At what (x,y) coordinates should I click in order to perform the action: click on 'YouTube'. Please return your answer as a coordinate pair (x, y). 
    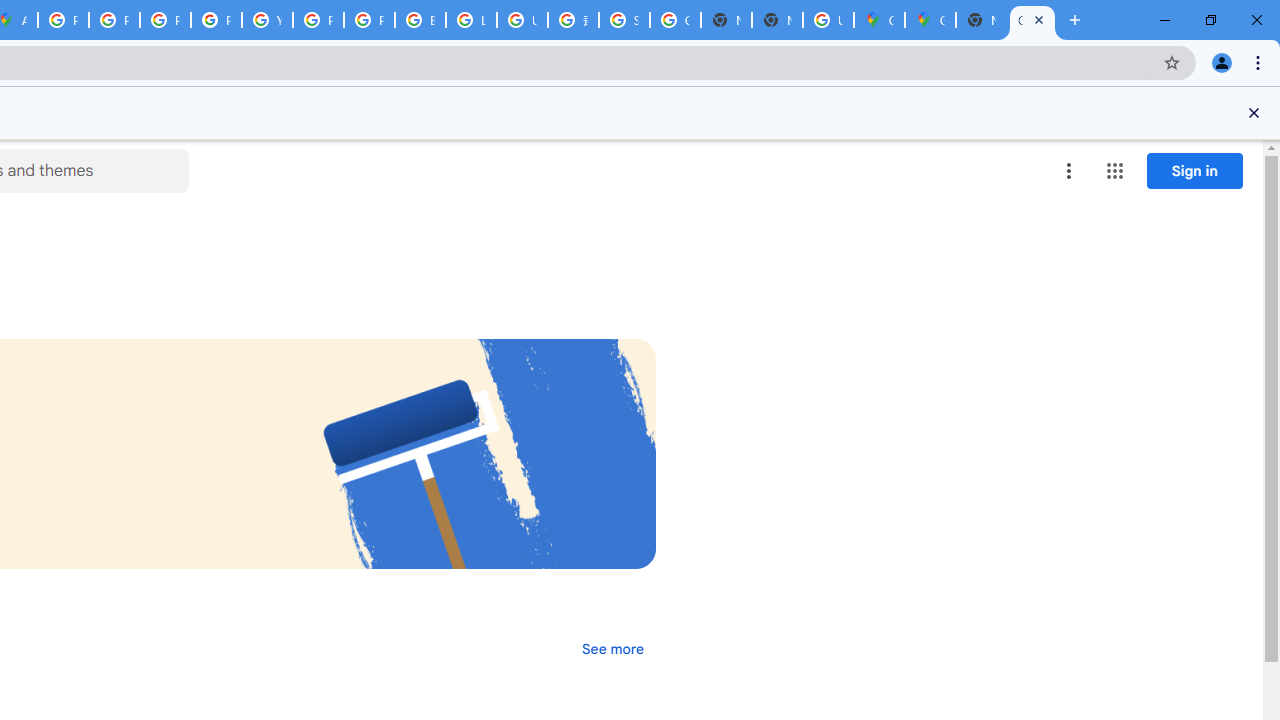
    Looking at the image, I should click on (266, 20).